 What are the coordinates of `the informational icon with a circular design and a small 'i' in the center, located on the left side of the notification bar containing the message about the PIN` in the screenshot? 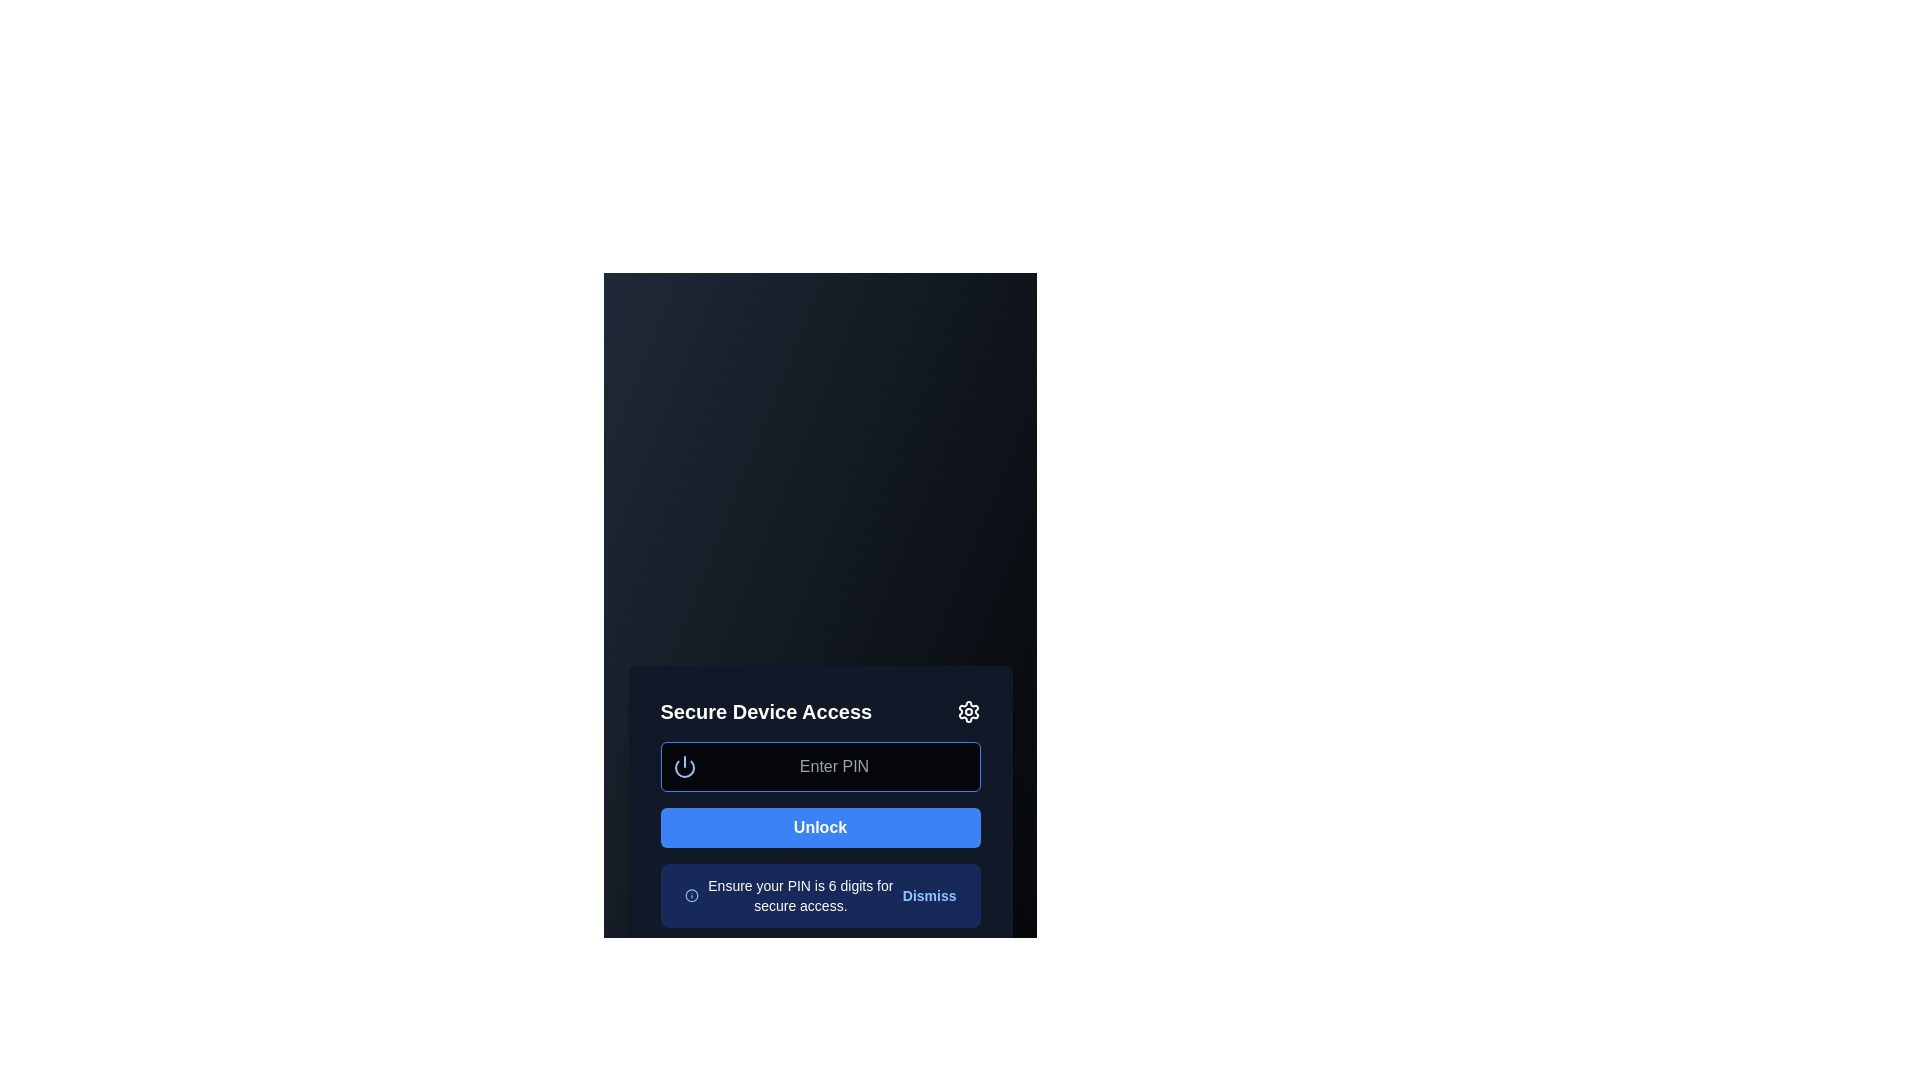 It's located at (691, 894).